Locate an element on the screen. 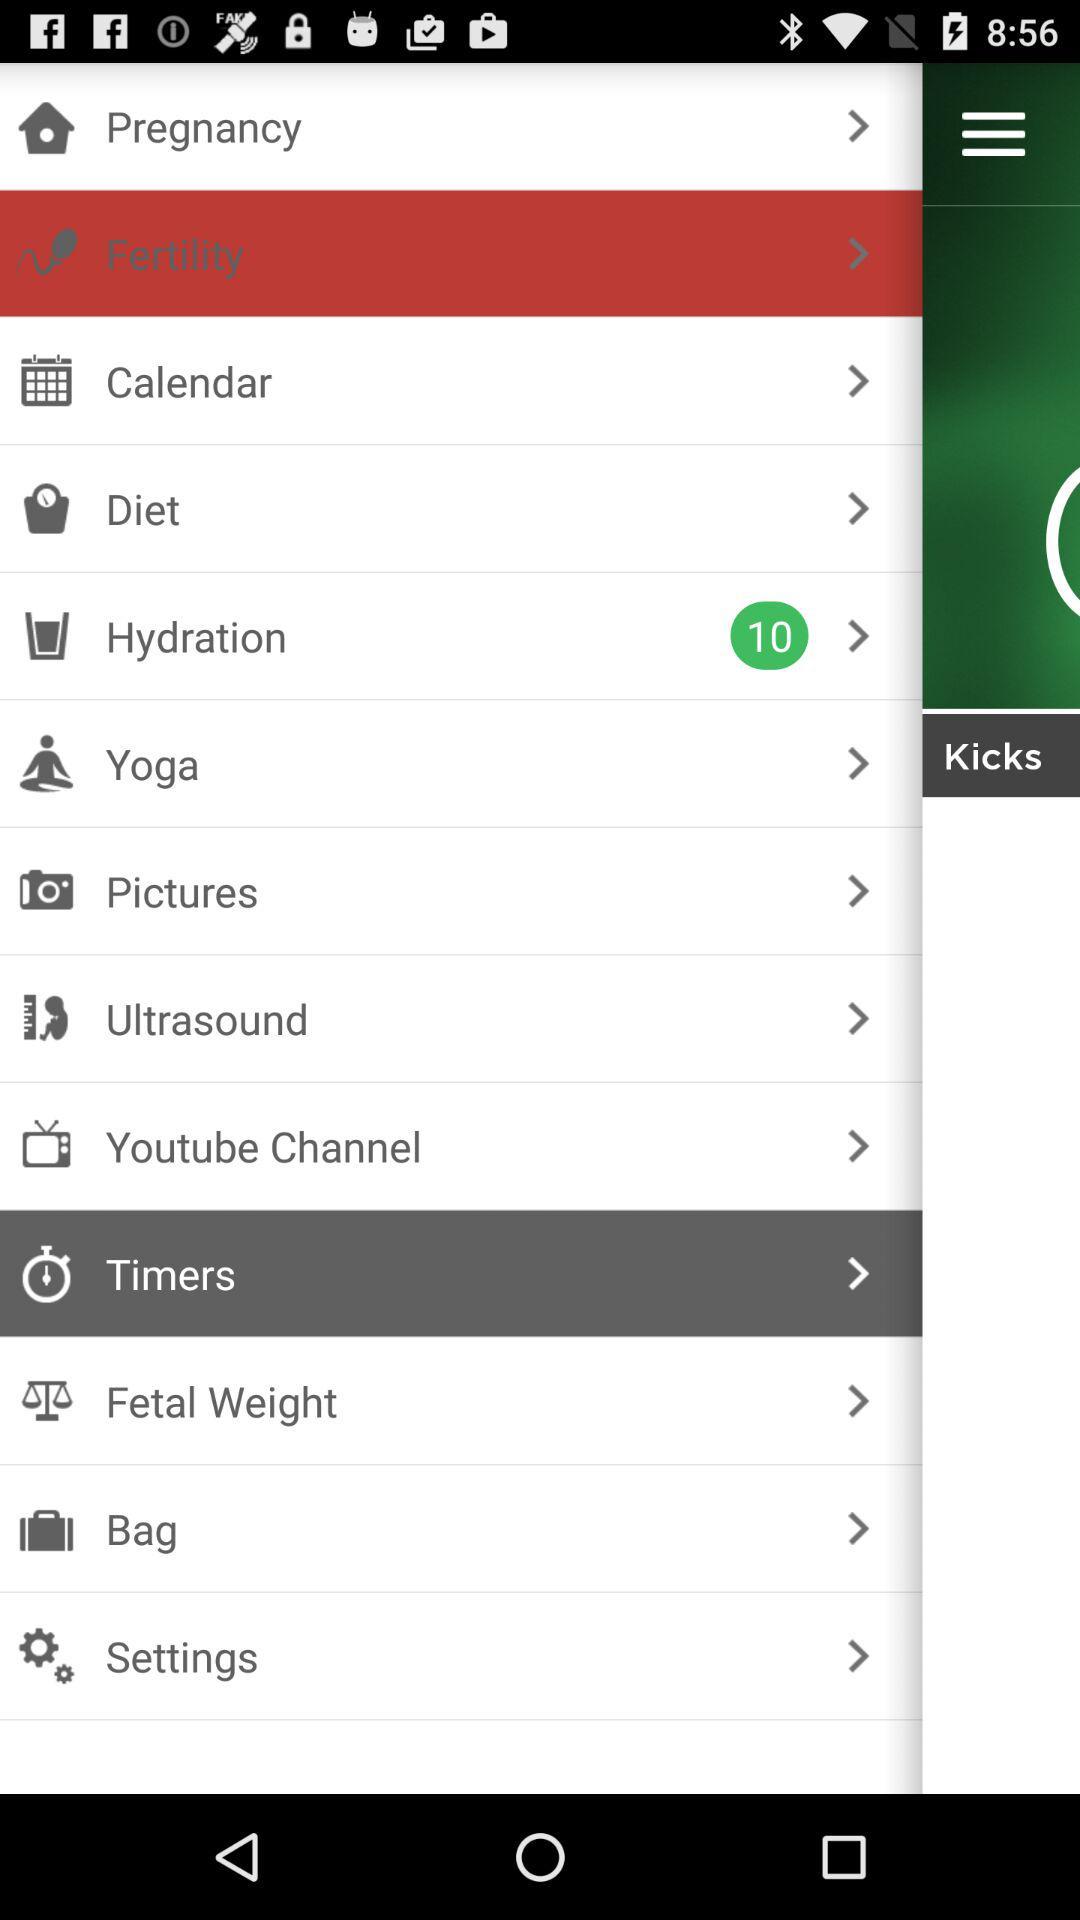  the app next to 00 is located at coordinates (857, 380).